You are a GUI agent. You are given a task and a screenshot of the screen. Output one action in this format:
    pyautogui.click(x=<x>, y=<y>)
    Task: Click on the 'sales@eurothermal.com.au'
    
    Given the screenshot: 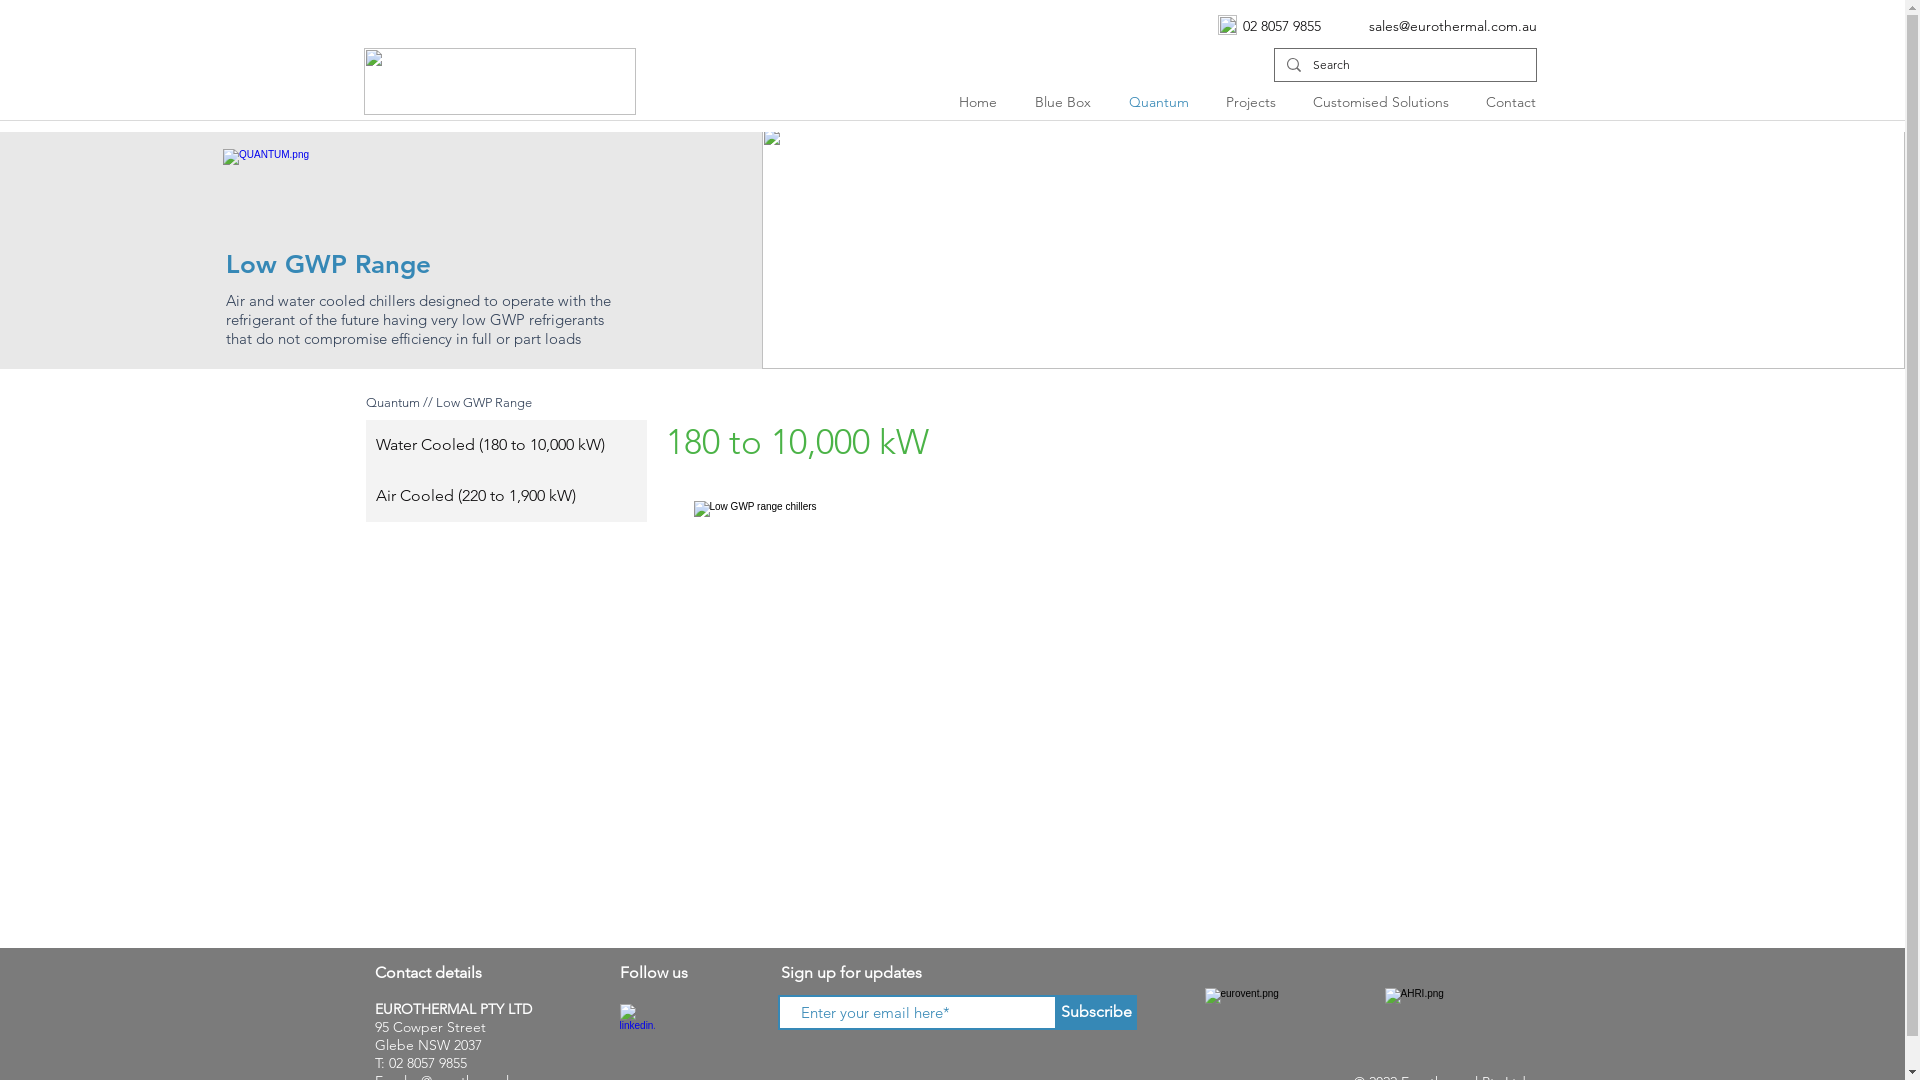 What is the action you would take?
    pyautogui.click(x=1452, y=26)
    